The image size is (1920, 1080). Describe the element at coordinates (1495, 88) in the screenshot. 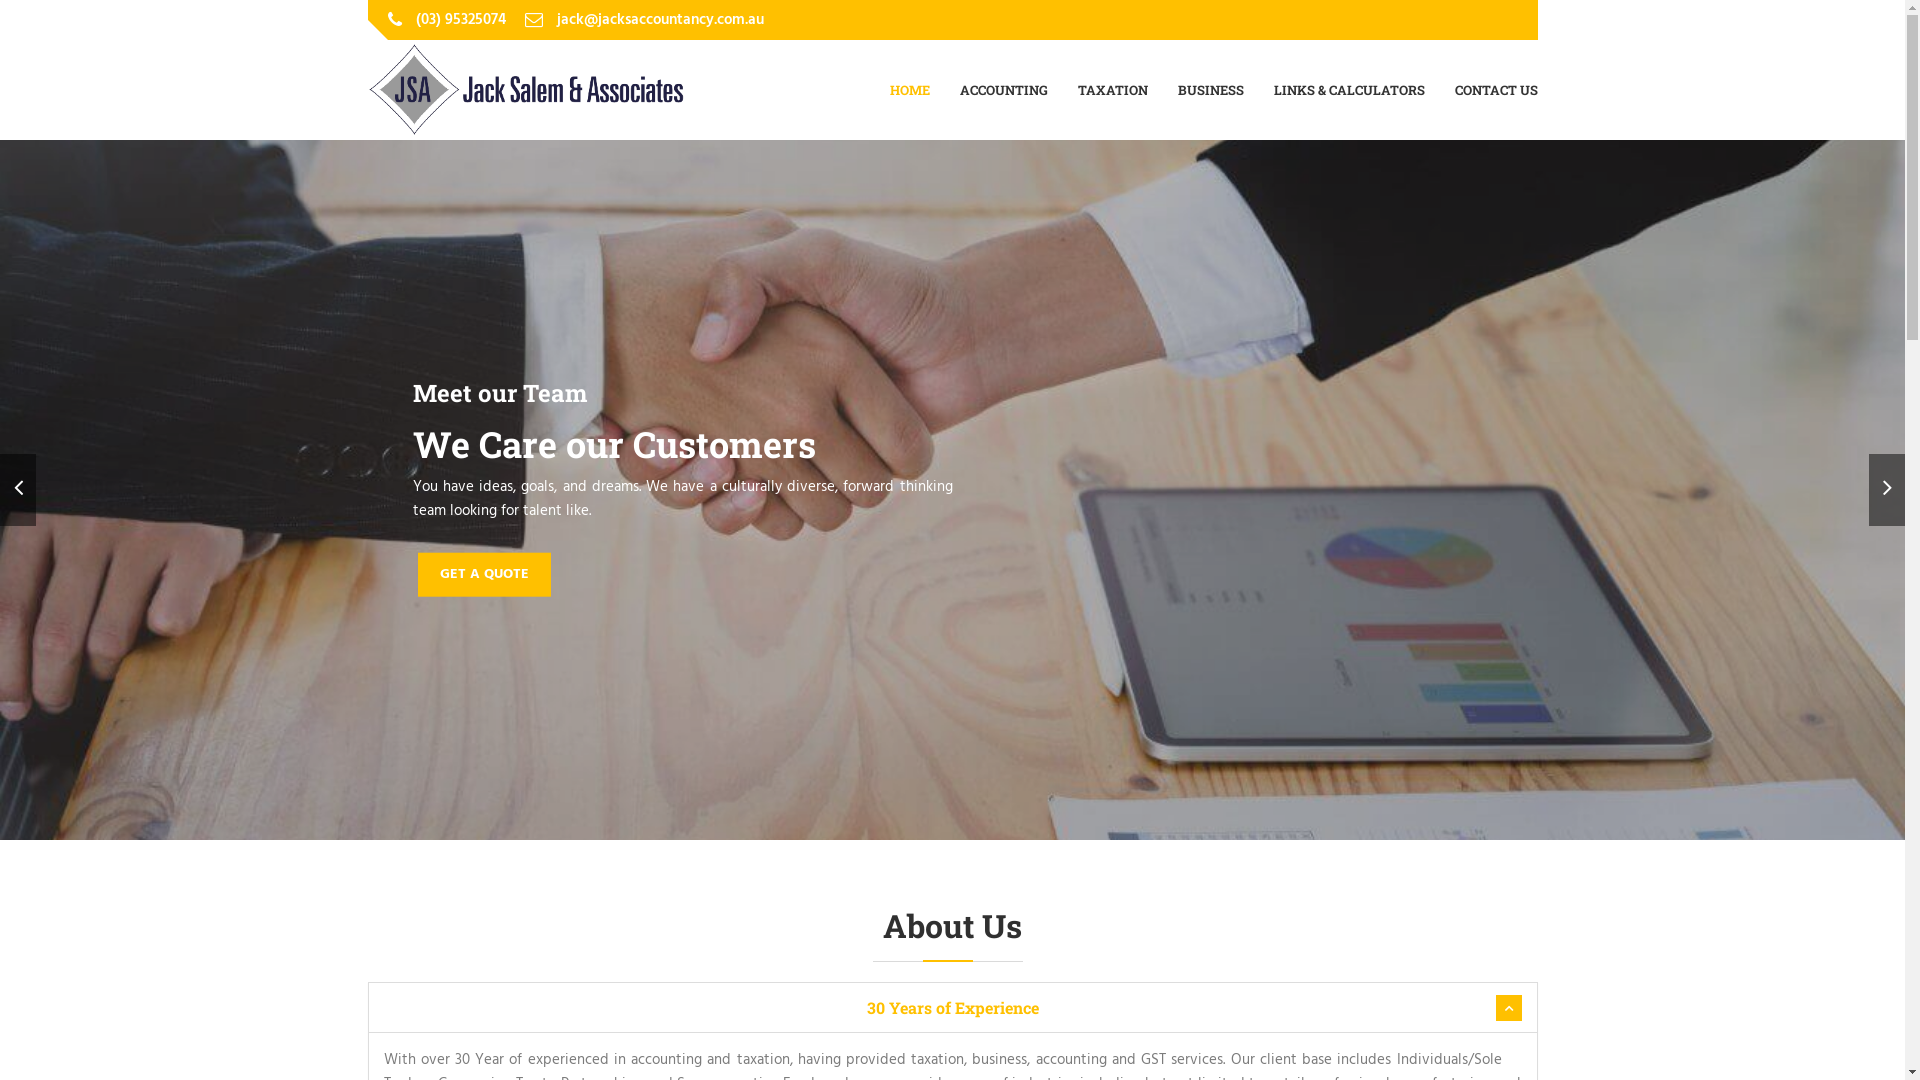

I see `'CONTACT US'` at that location.